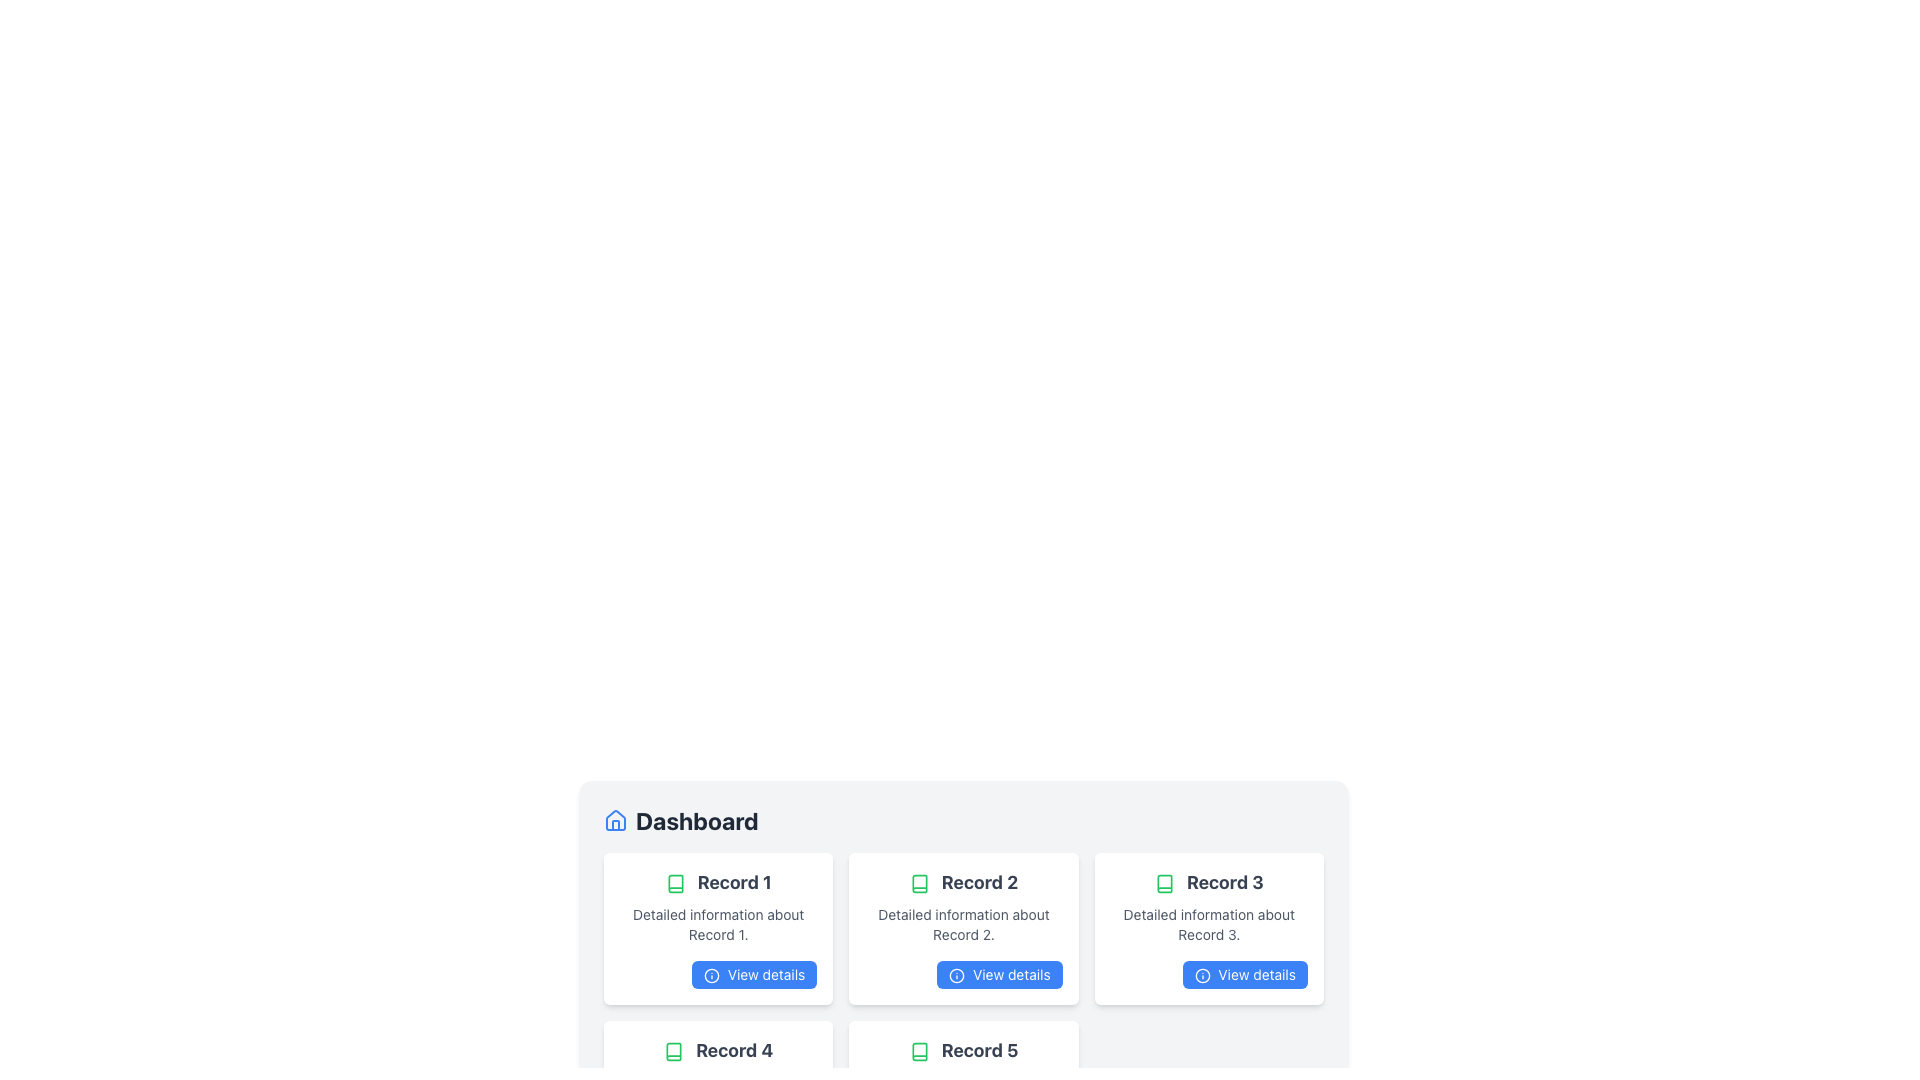 The image size is (1920, 1080). What do you see at coordinates (718, 882) in the screenshot?
I see `text displayed in the title of the first card in the grid below the 'Dashboard' heading, which serves as an identifier for the record` at bounding box center [718, 882].